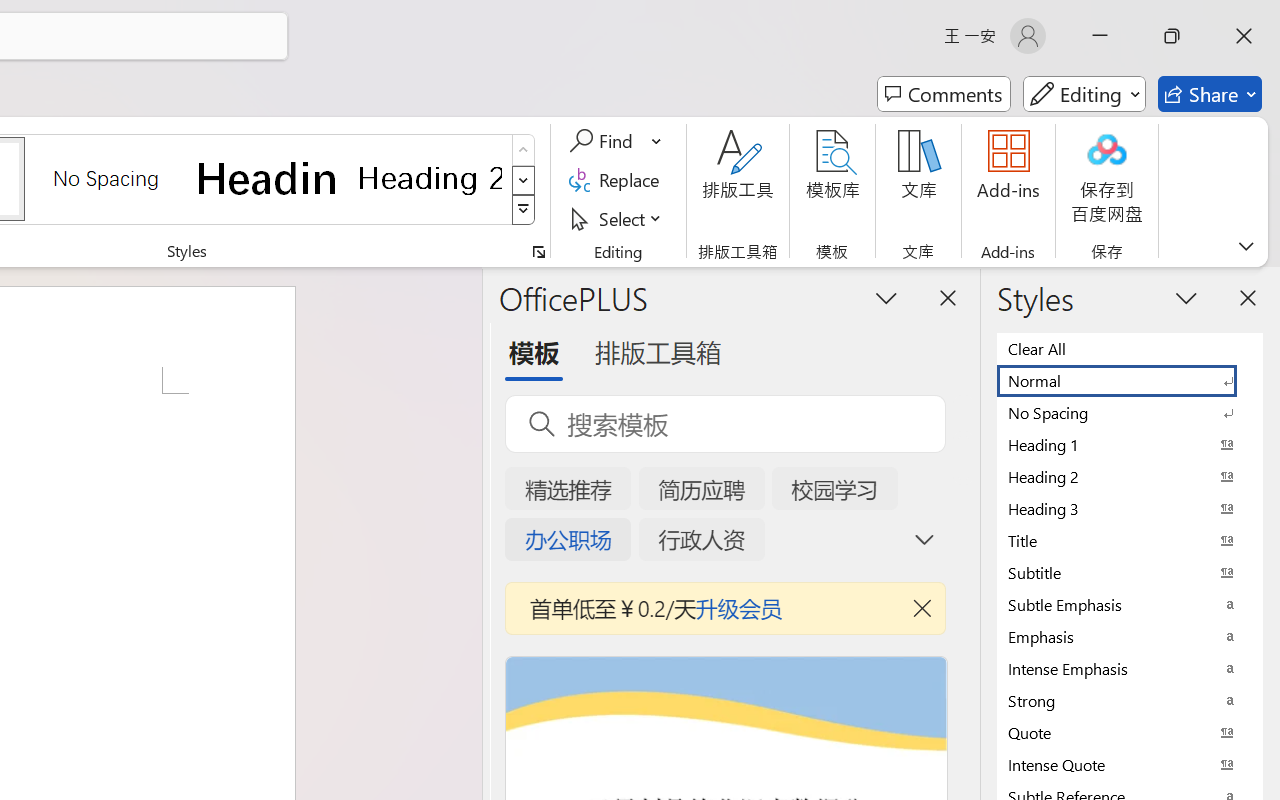 Image resolution: width=1280 pixels, height=800 pixels. I want to click on 'Heading 3', so click(1130, 507).